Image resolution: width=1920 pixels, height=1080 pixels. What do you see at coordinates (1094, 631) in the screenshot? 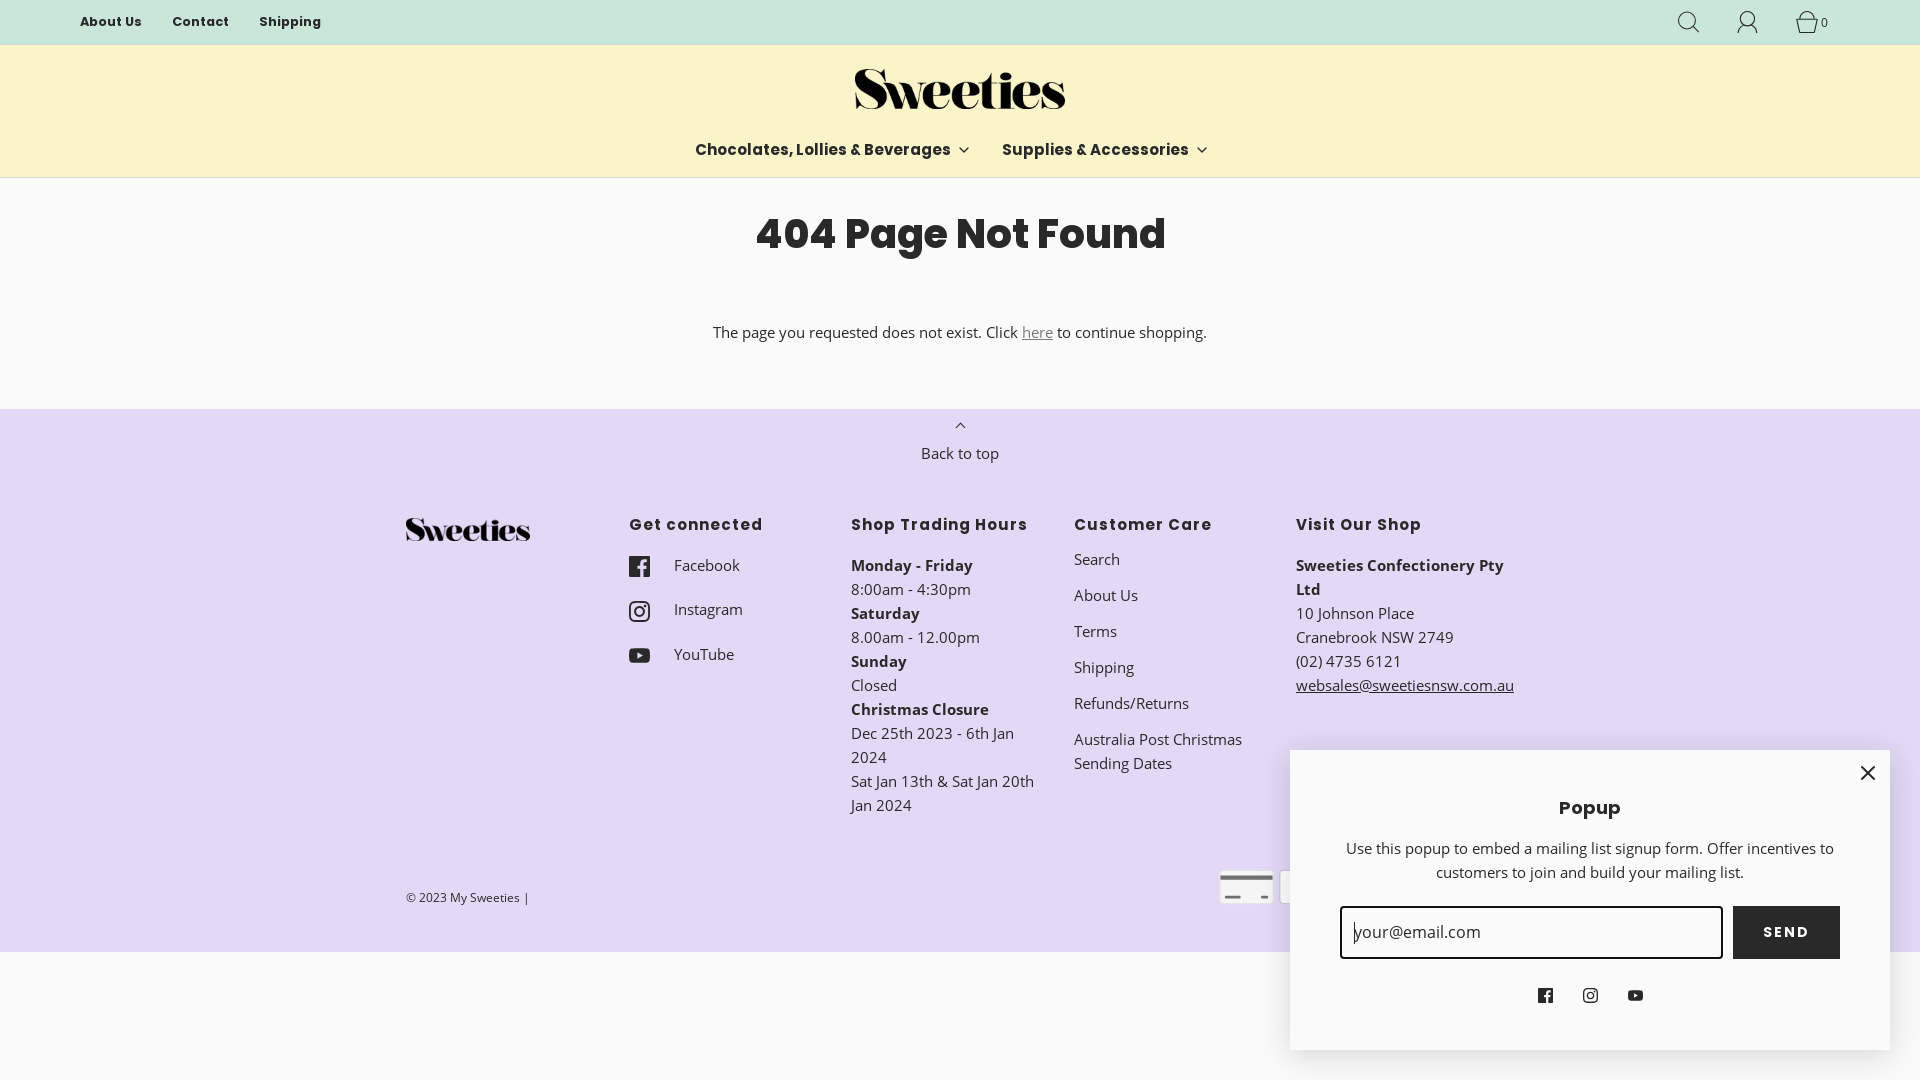
I see `'Terms'` at bounding box center [1094, 631].